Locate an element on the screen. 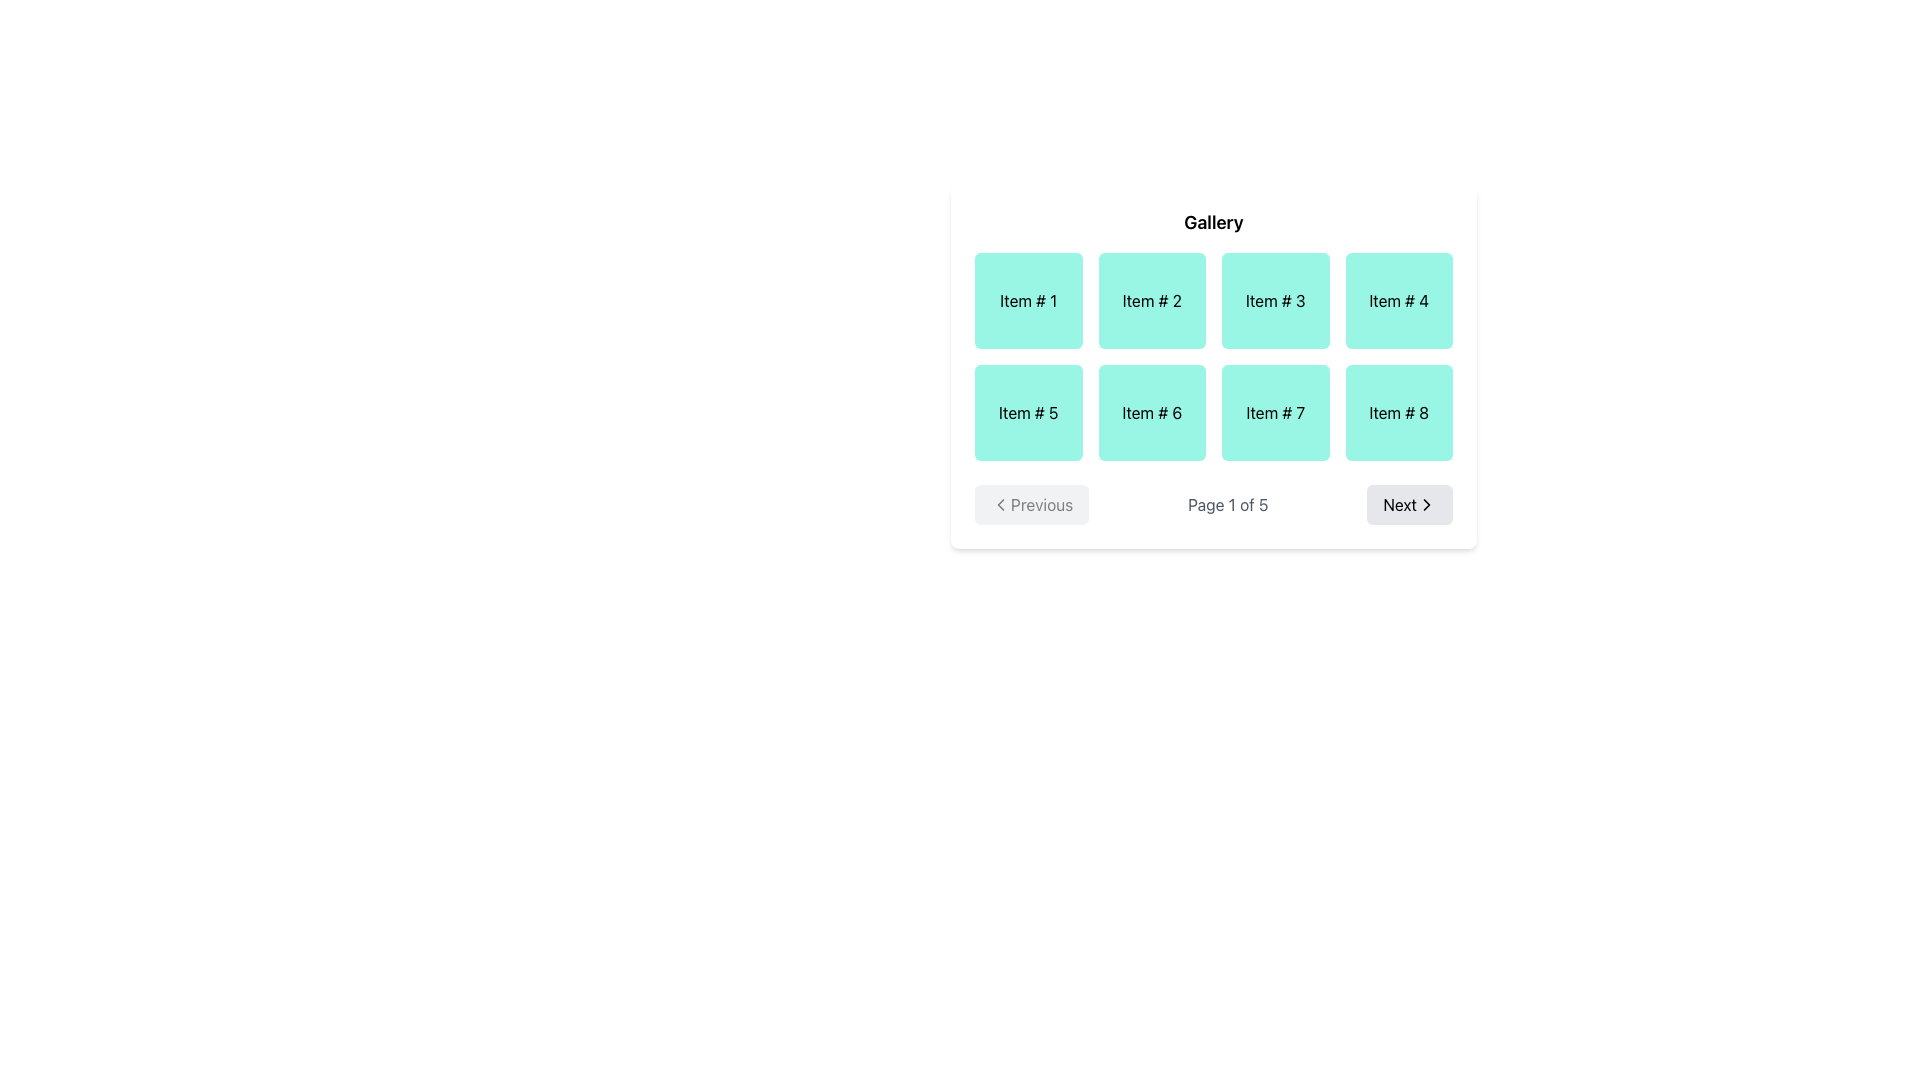 This screenshot has width=1920, height=1080. the button tile labeled 'Item # 6' which has a light teal background and is is located at coordinates (1152, 411).